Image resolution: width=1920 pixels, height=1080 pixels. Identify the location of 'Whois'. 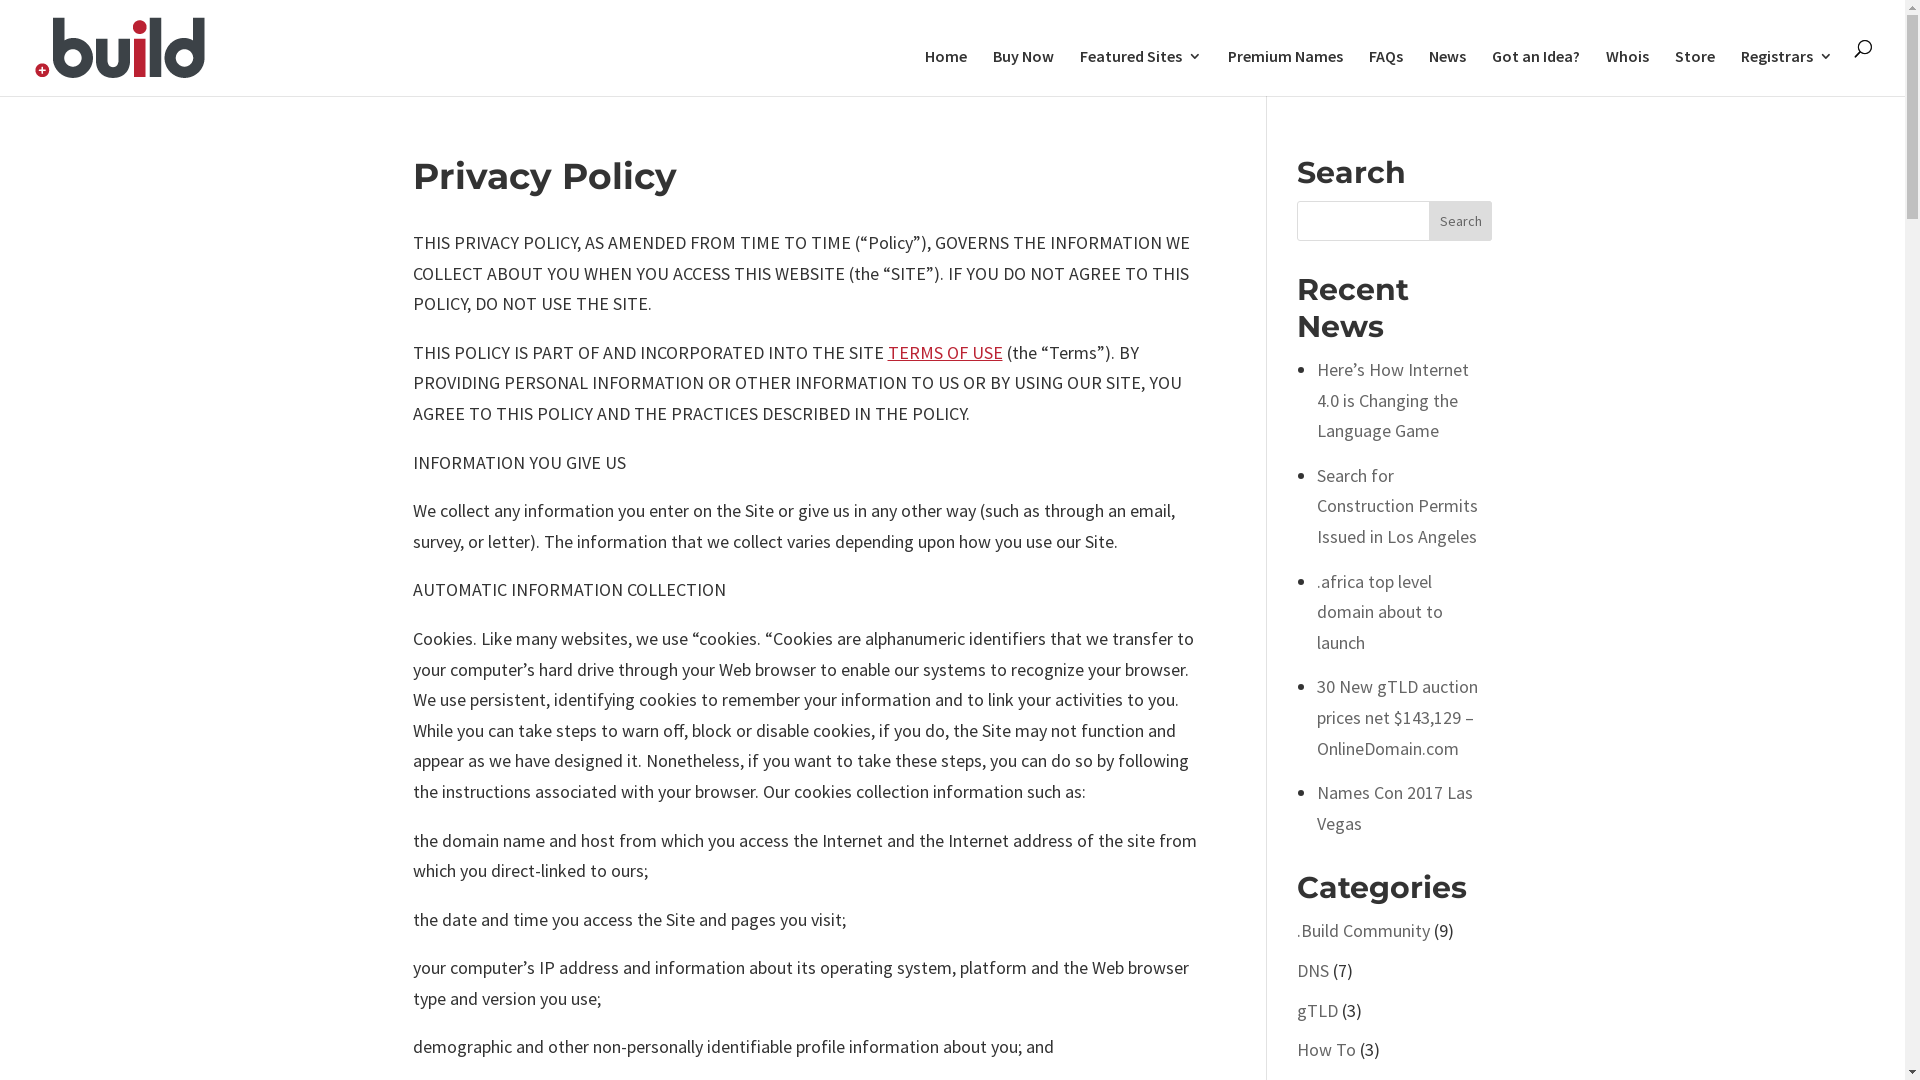
(1606, 71).